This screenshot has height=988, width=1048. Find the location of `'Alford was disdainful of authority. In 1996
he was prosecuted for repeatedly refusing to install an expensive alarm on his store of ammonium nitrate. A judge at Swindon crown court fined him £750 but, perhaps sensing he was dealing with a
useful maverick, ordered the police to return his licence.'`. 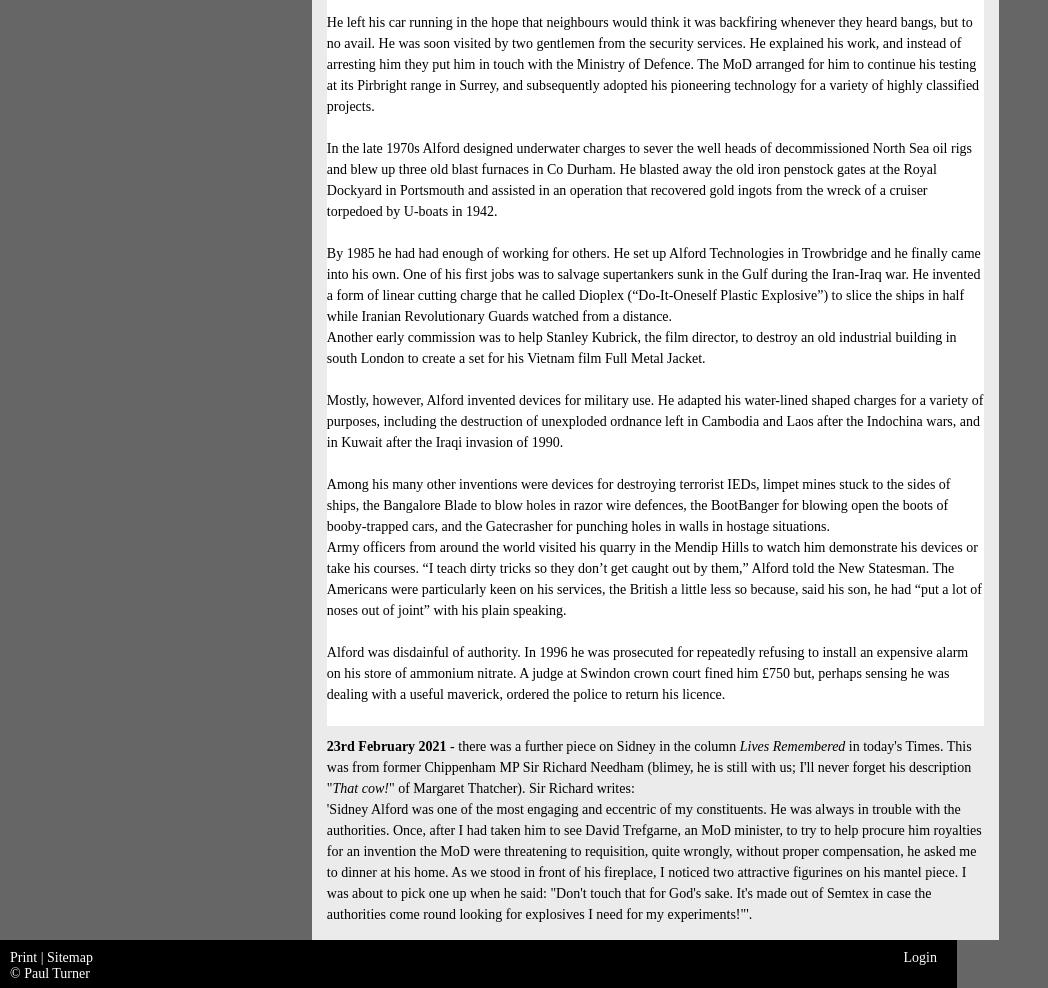

'Alford was disdainful of authority. In 1996
he was prosecuted for repeatedly refusing to install an expensive alarm on his store of ammonium nitrate. A judge at Swindon crown court fined him £750 but, perhaps sensing he was dealing with a
useful maverick, ordered the police to return his licence.' is located at coordinates (646, 672).